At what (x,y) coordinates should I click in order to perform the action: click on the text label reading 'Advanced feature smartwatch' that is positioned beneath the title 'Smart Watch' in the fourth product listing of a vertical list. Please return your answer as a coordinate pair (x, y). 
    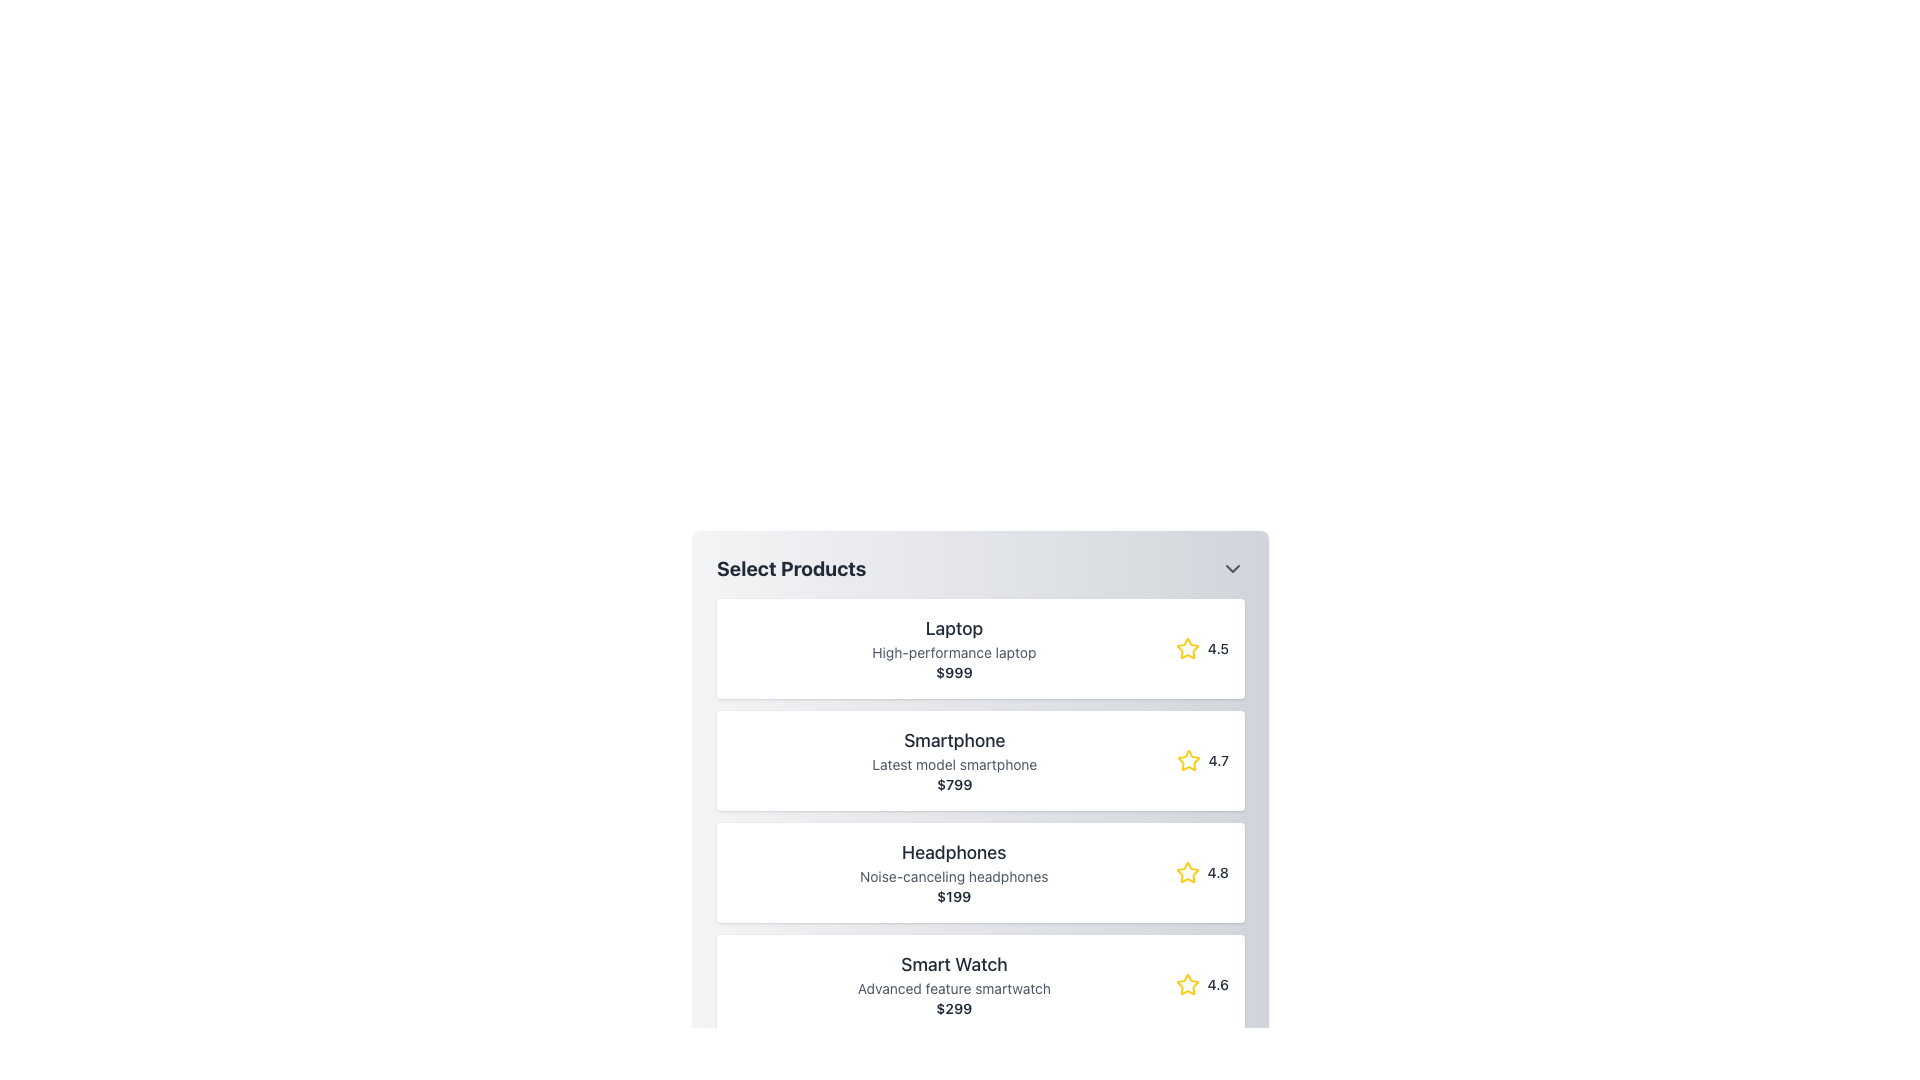
    Looking at the image, I should click on (953, 987).